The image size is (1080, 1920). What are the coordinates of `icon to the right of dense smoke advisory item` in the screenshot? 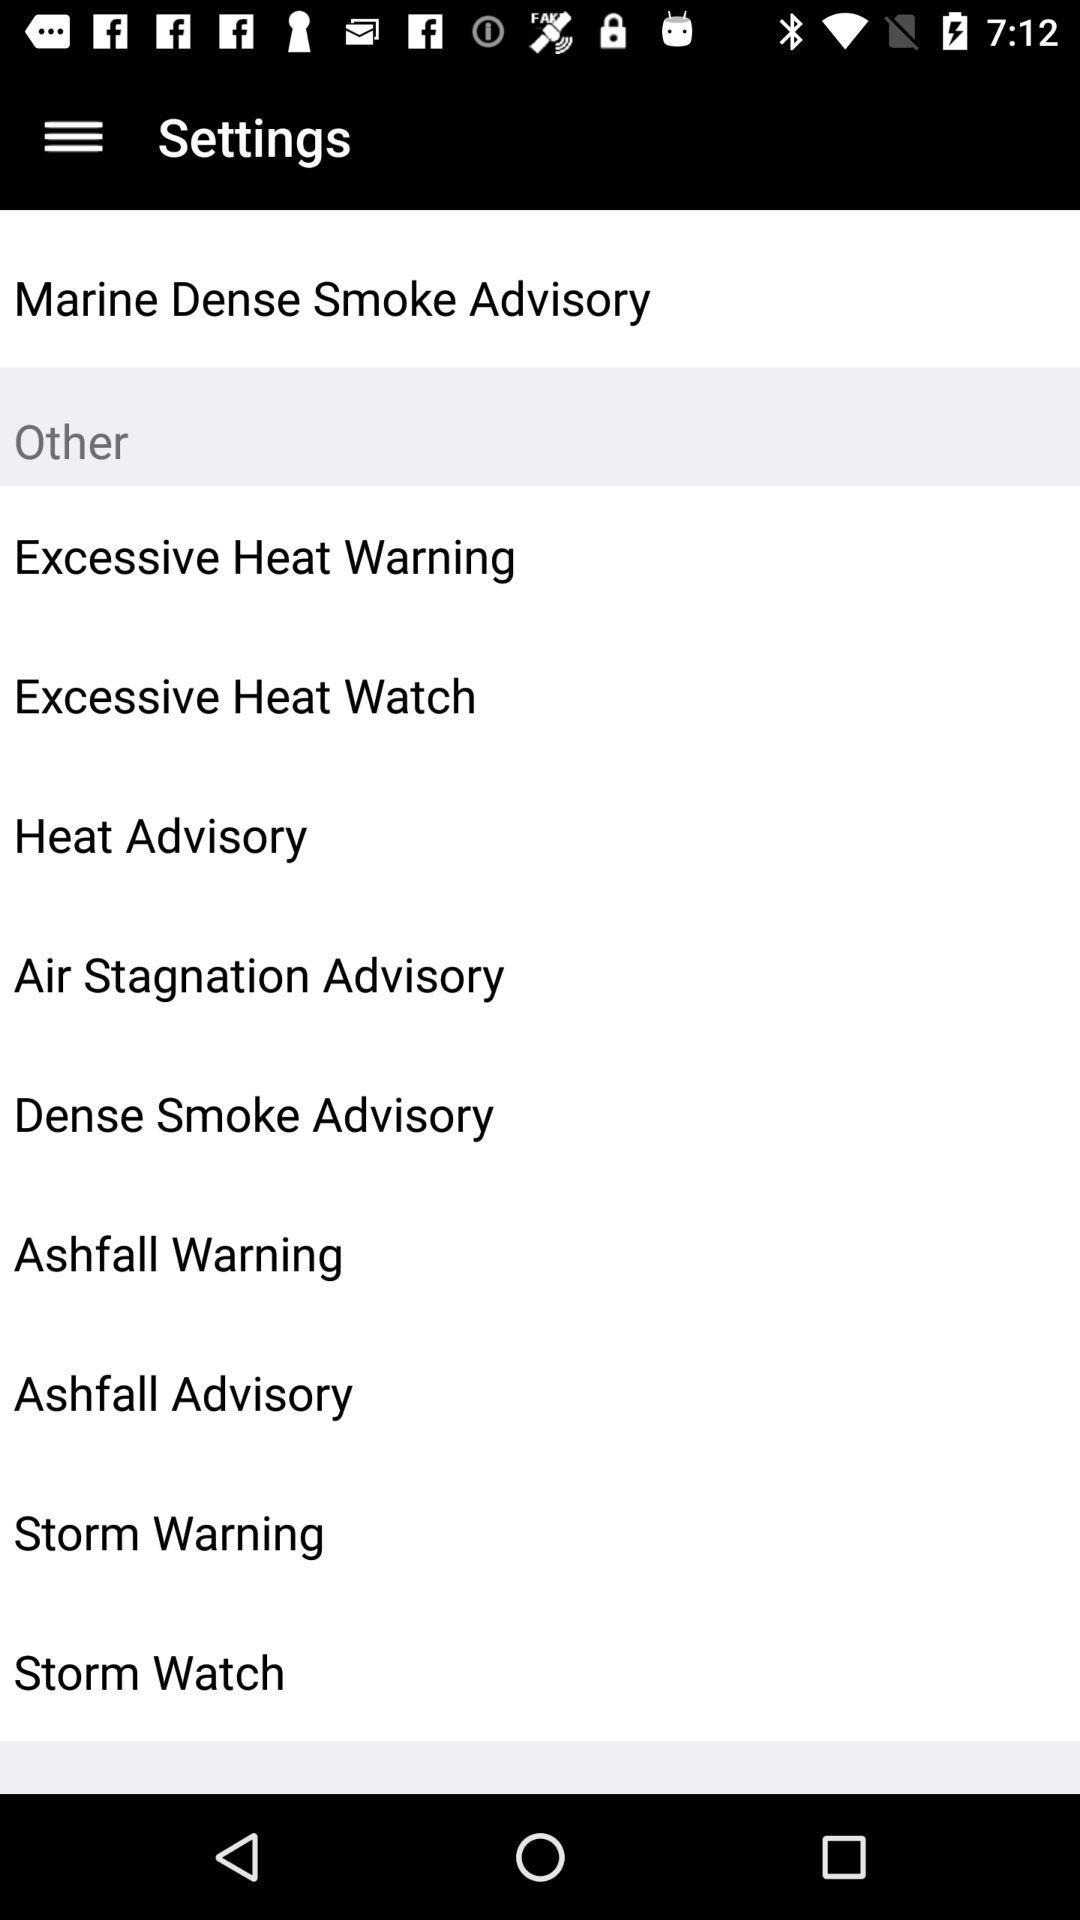 It's located at (1017, 1112).